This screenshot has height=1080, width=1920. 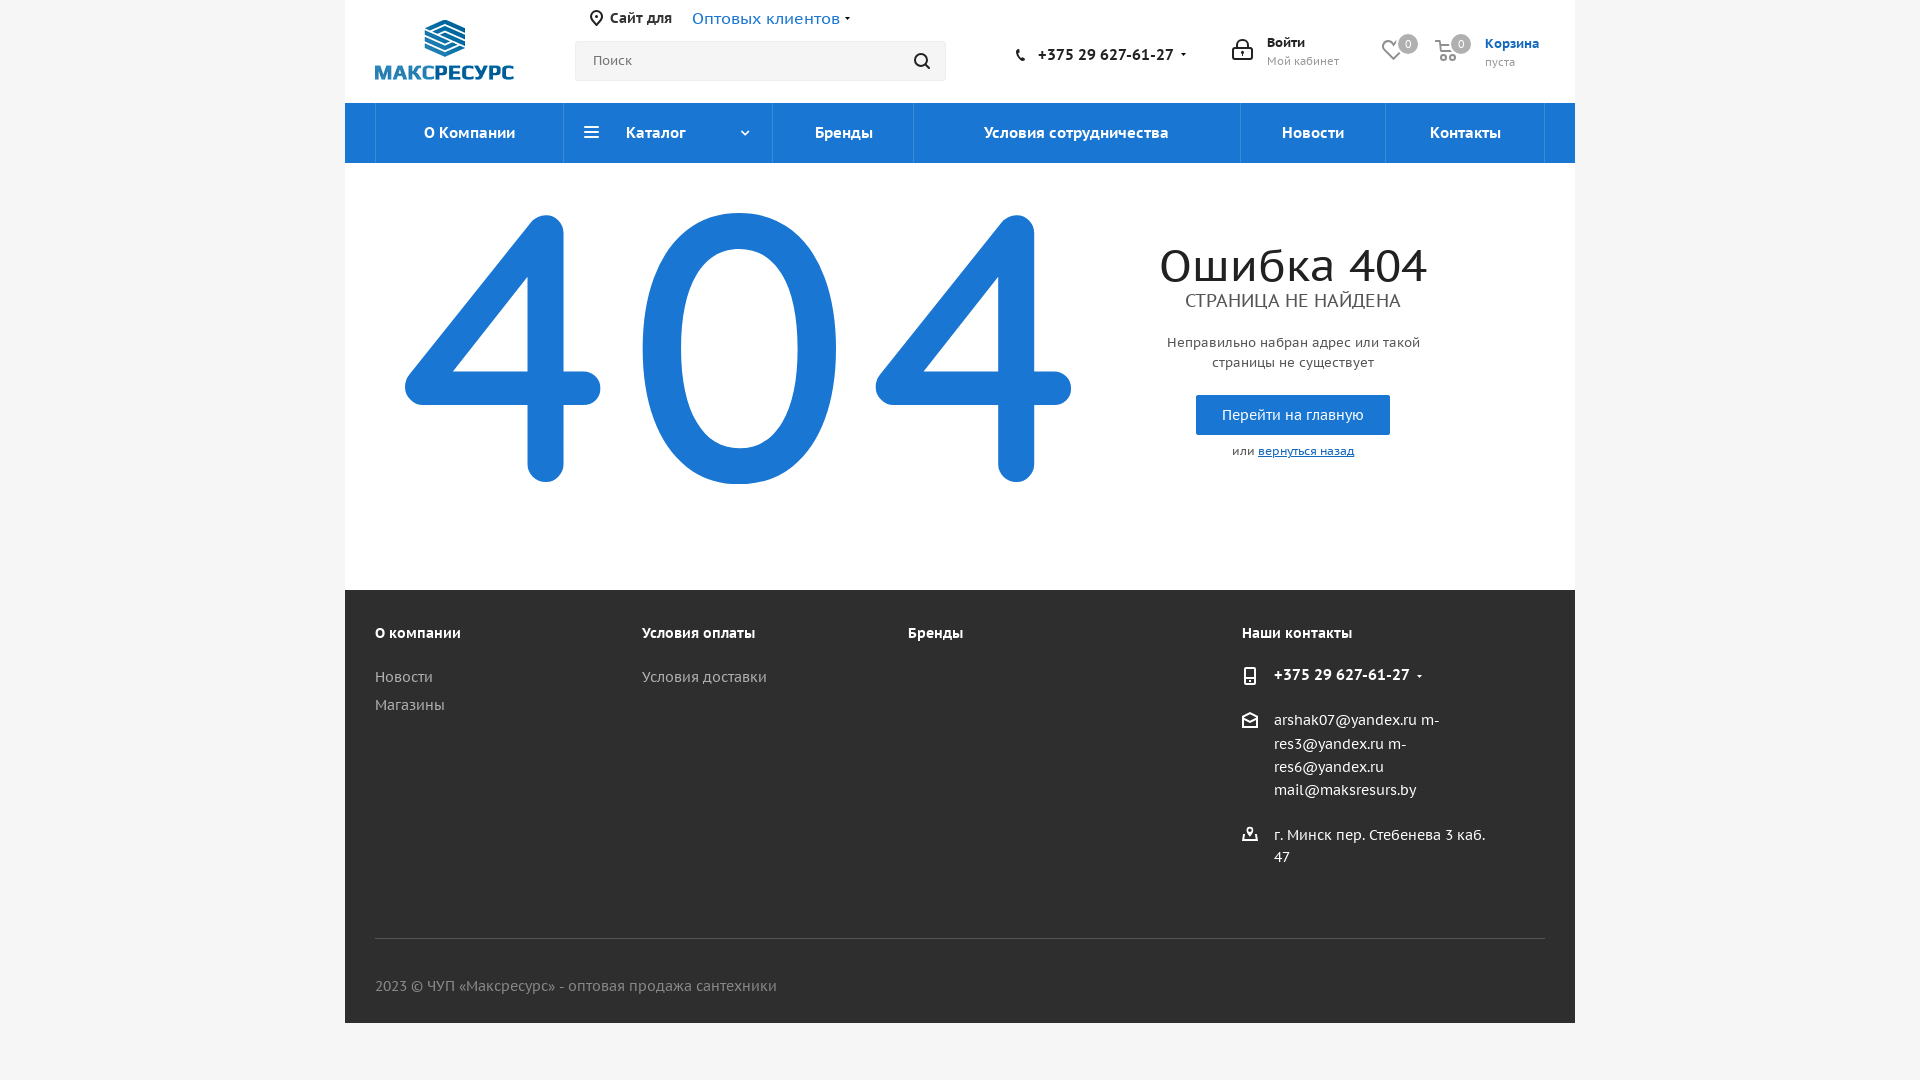 I want to click on 'arshak07@yandex.ru', so click(x=1345, y=721).